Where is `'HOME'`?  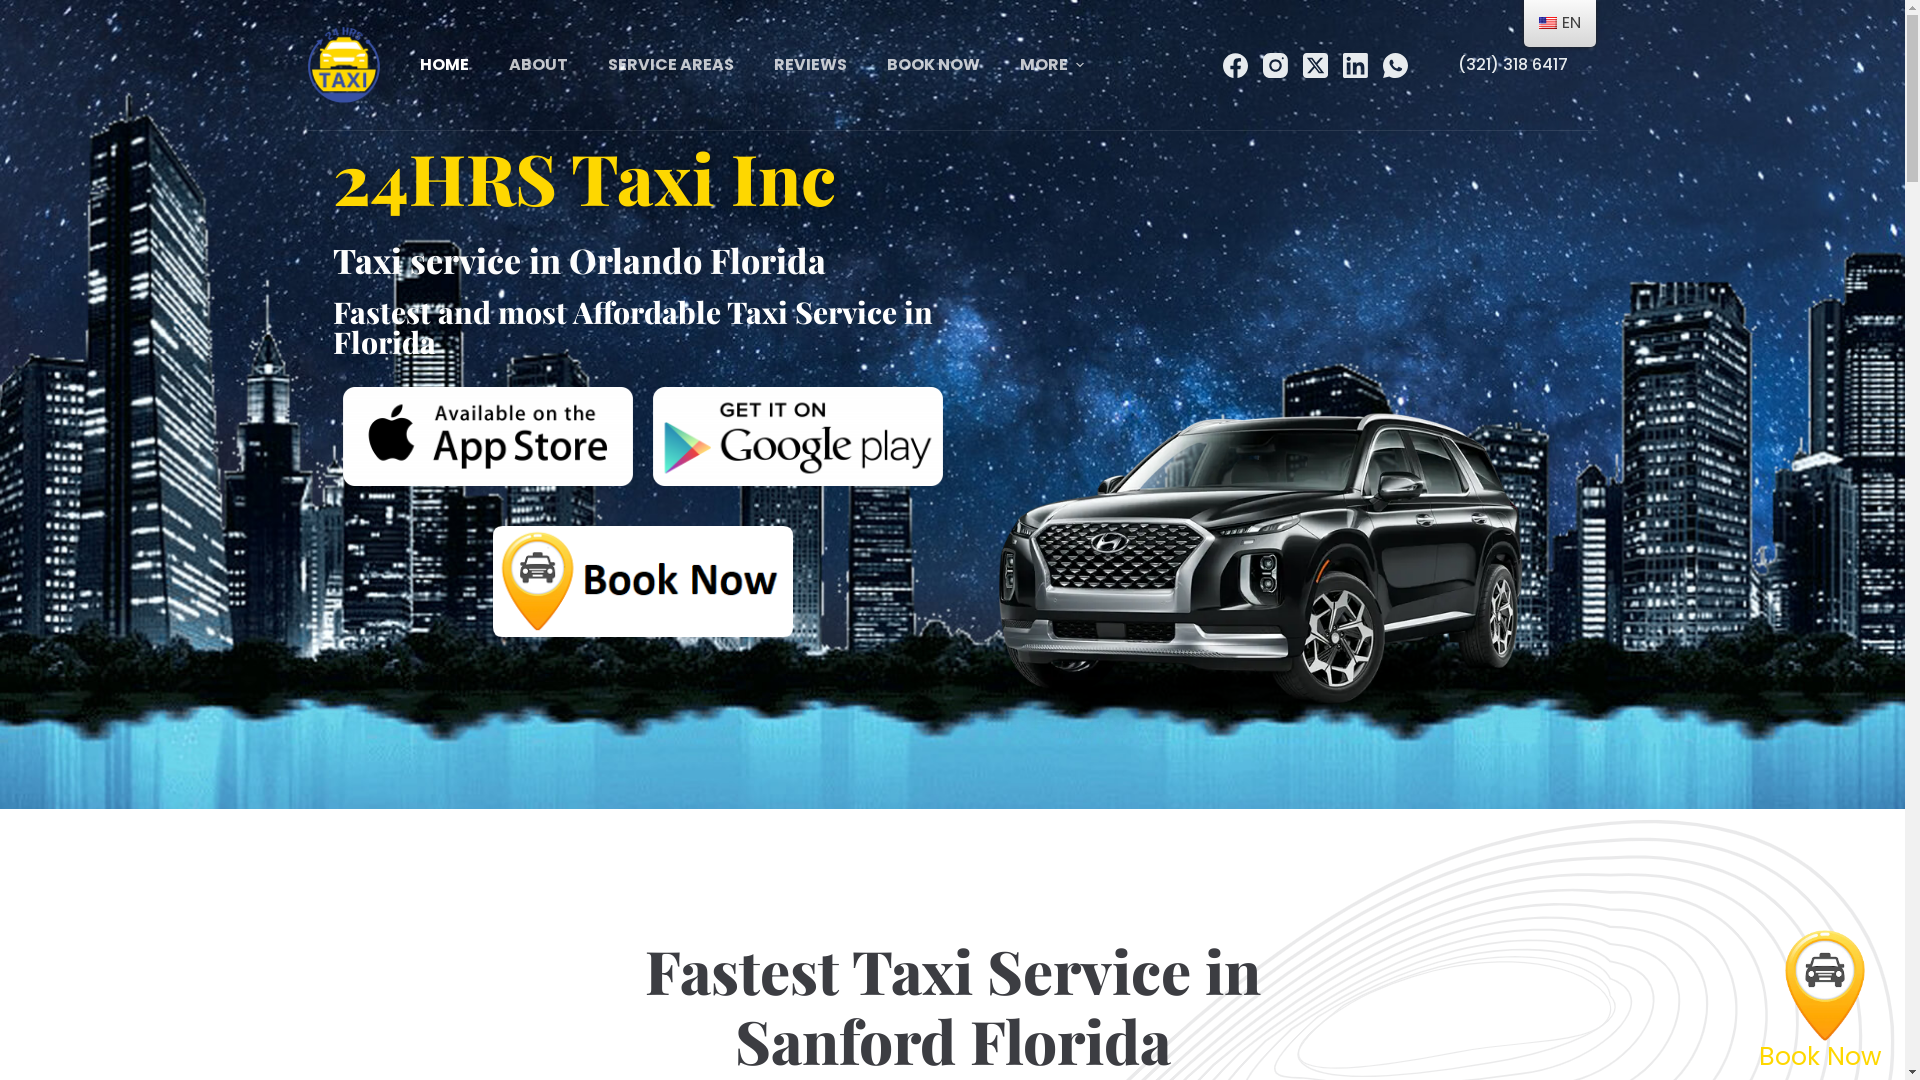
'HOME' is located at coordinates (443, 64).